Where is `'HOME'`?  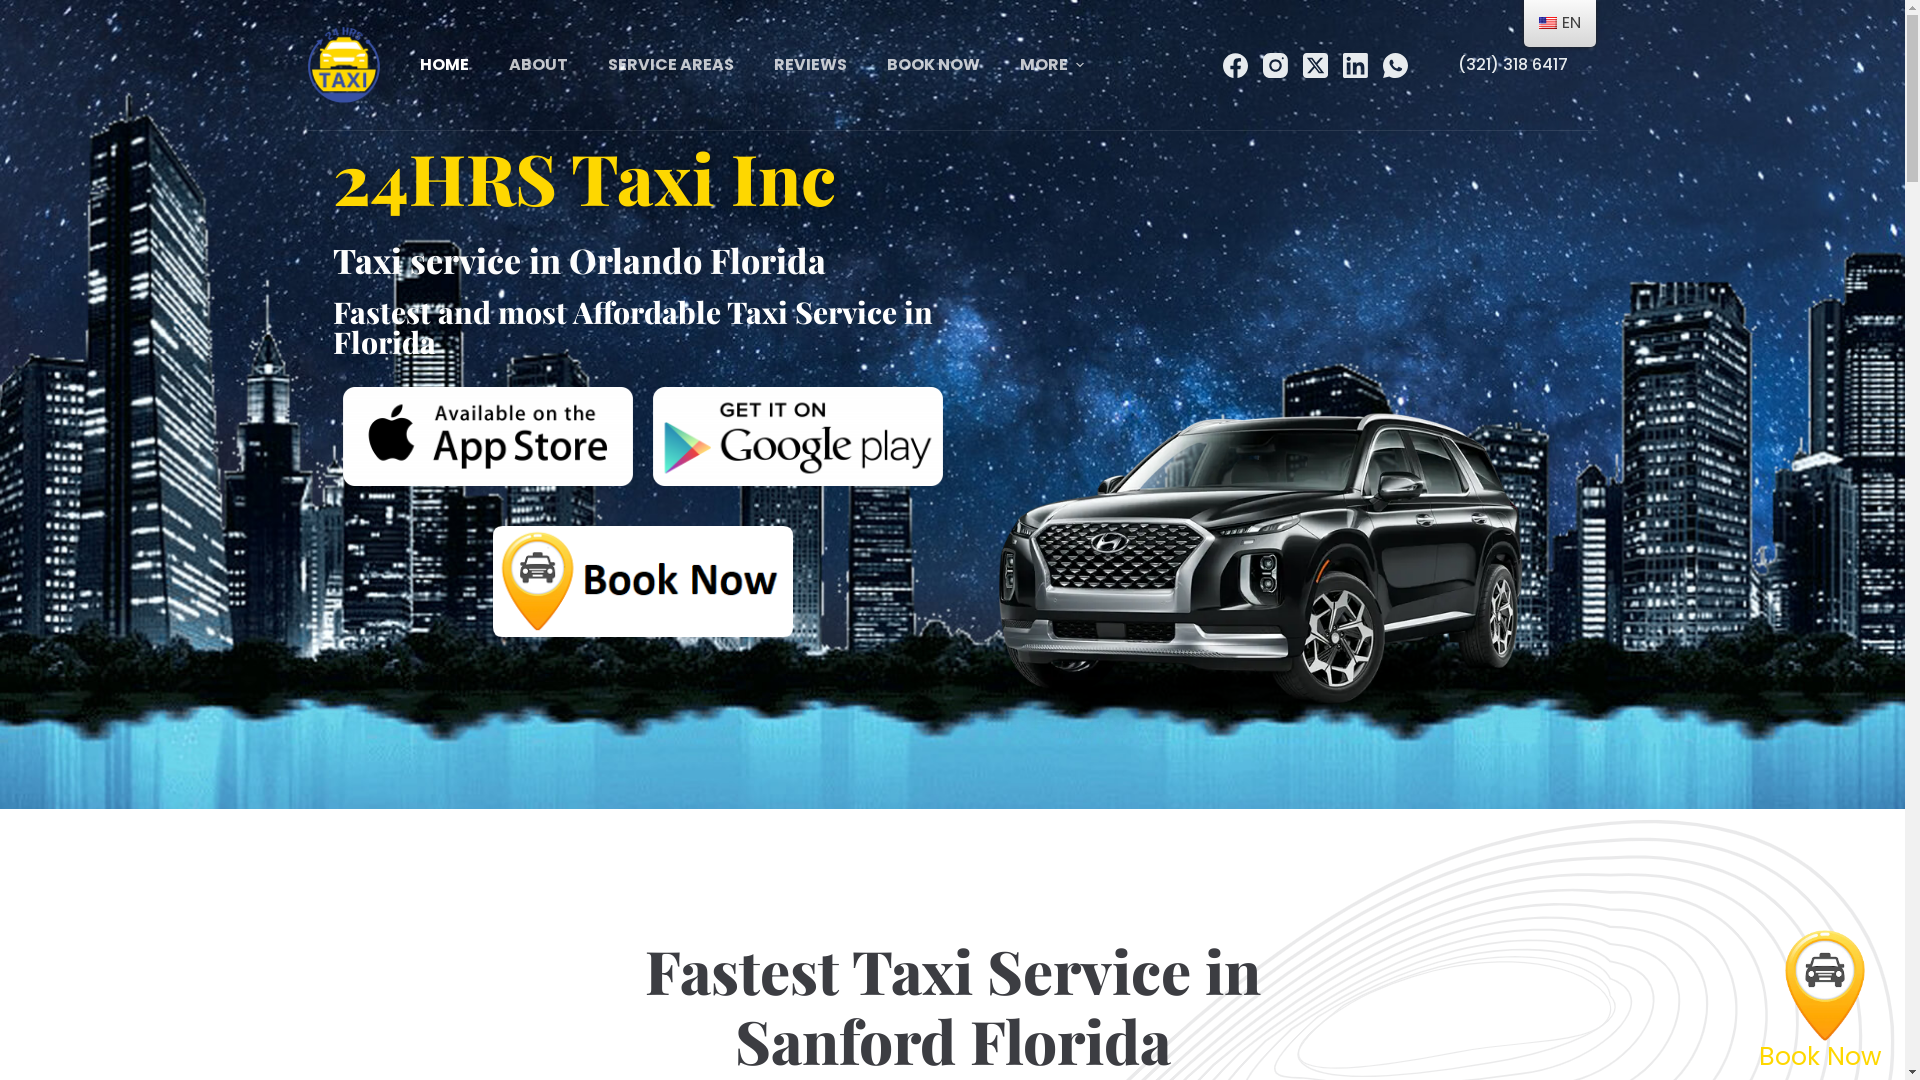
'HOME' is located at coordinates (443, 64).